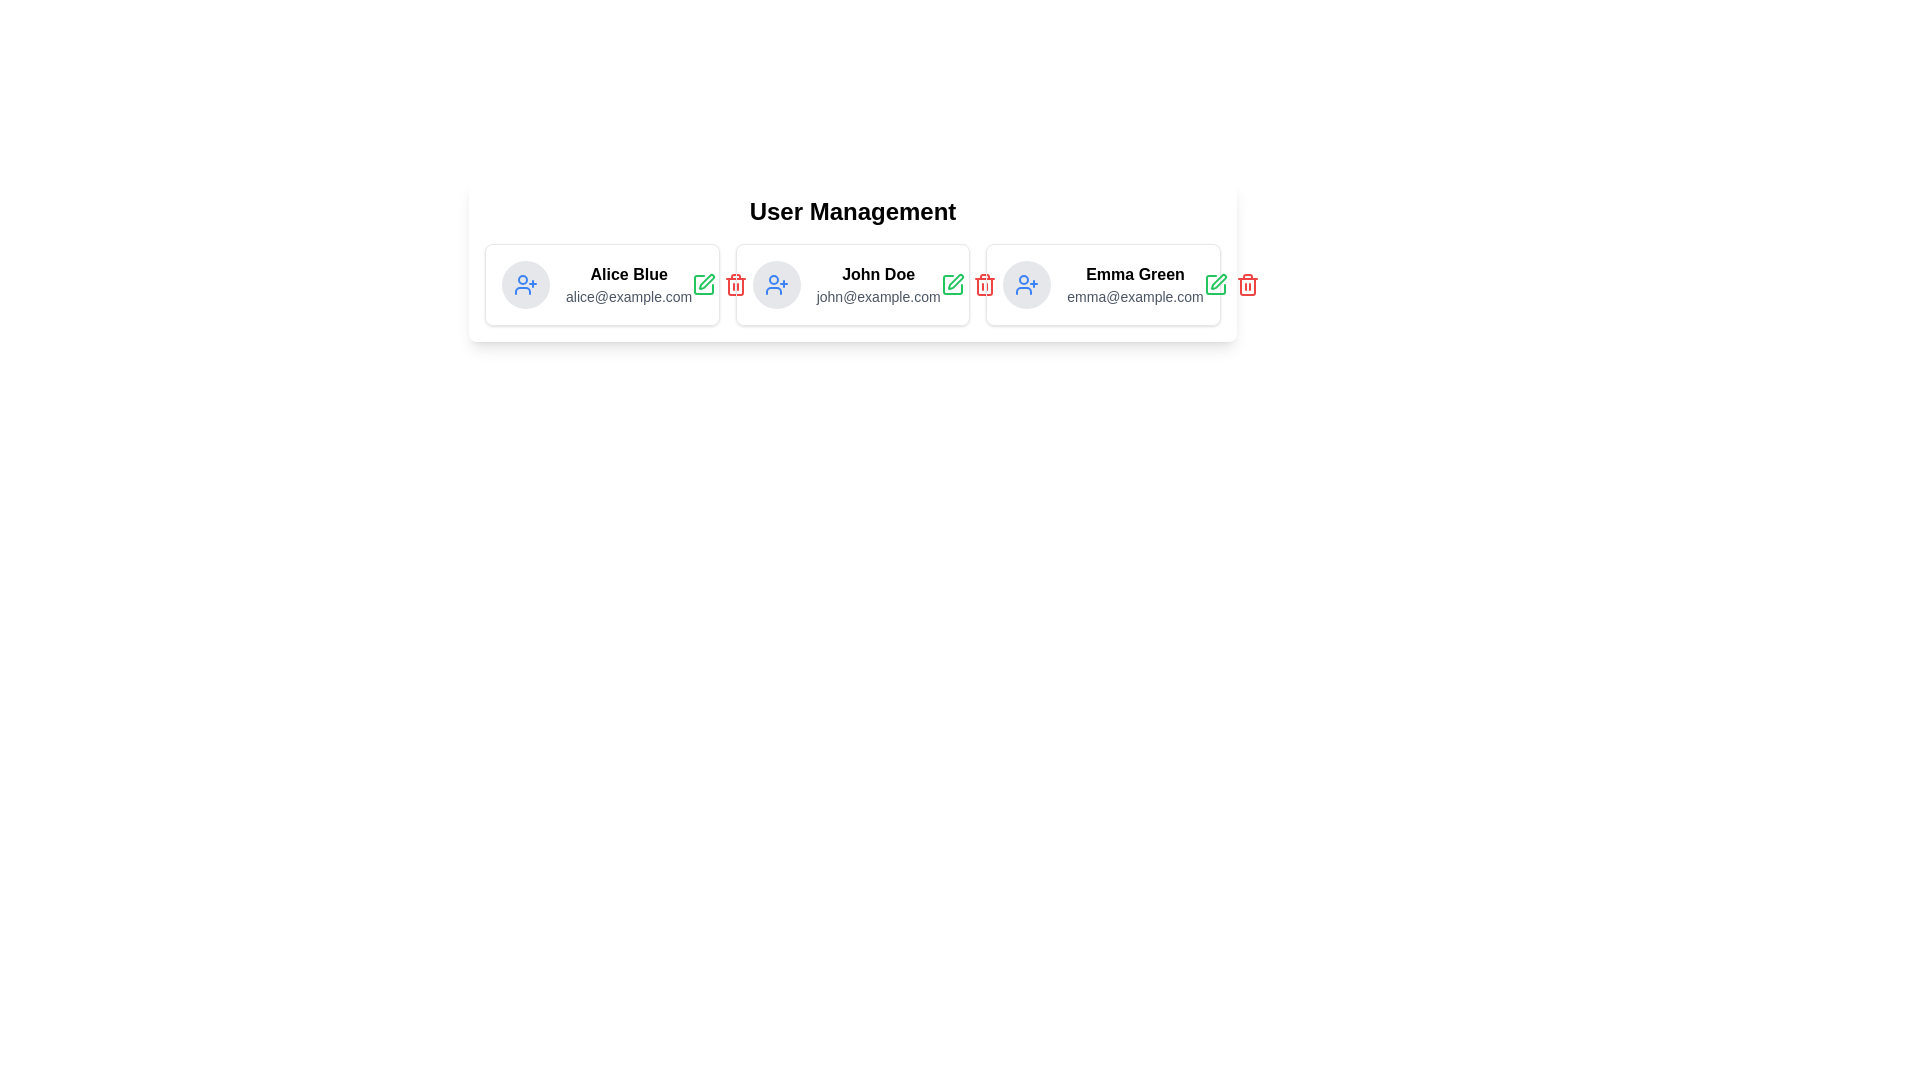 The image size is (1920, 1080). Describe the element at coordinates (601, 285) in the screenshot. I see `user details from the User Information Card located at the top left of the grid layout, which includes the user's name and email` at that location.